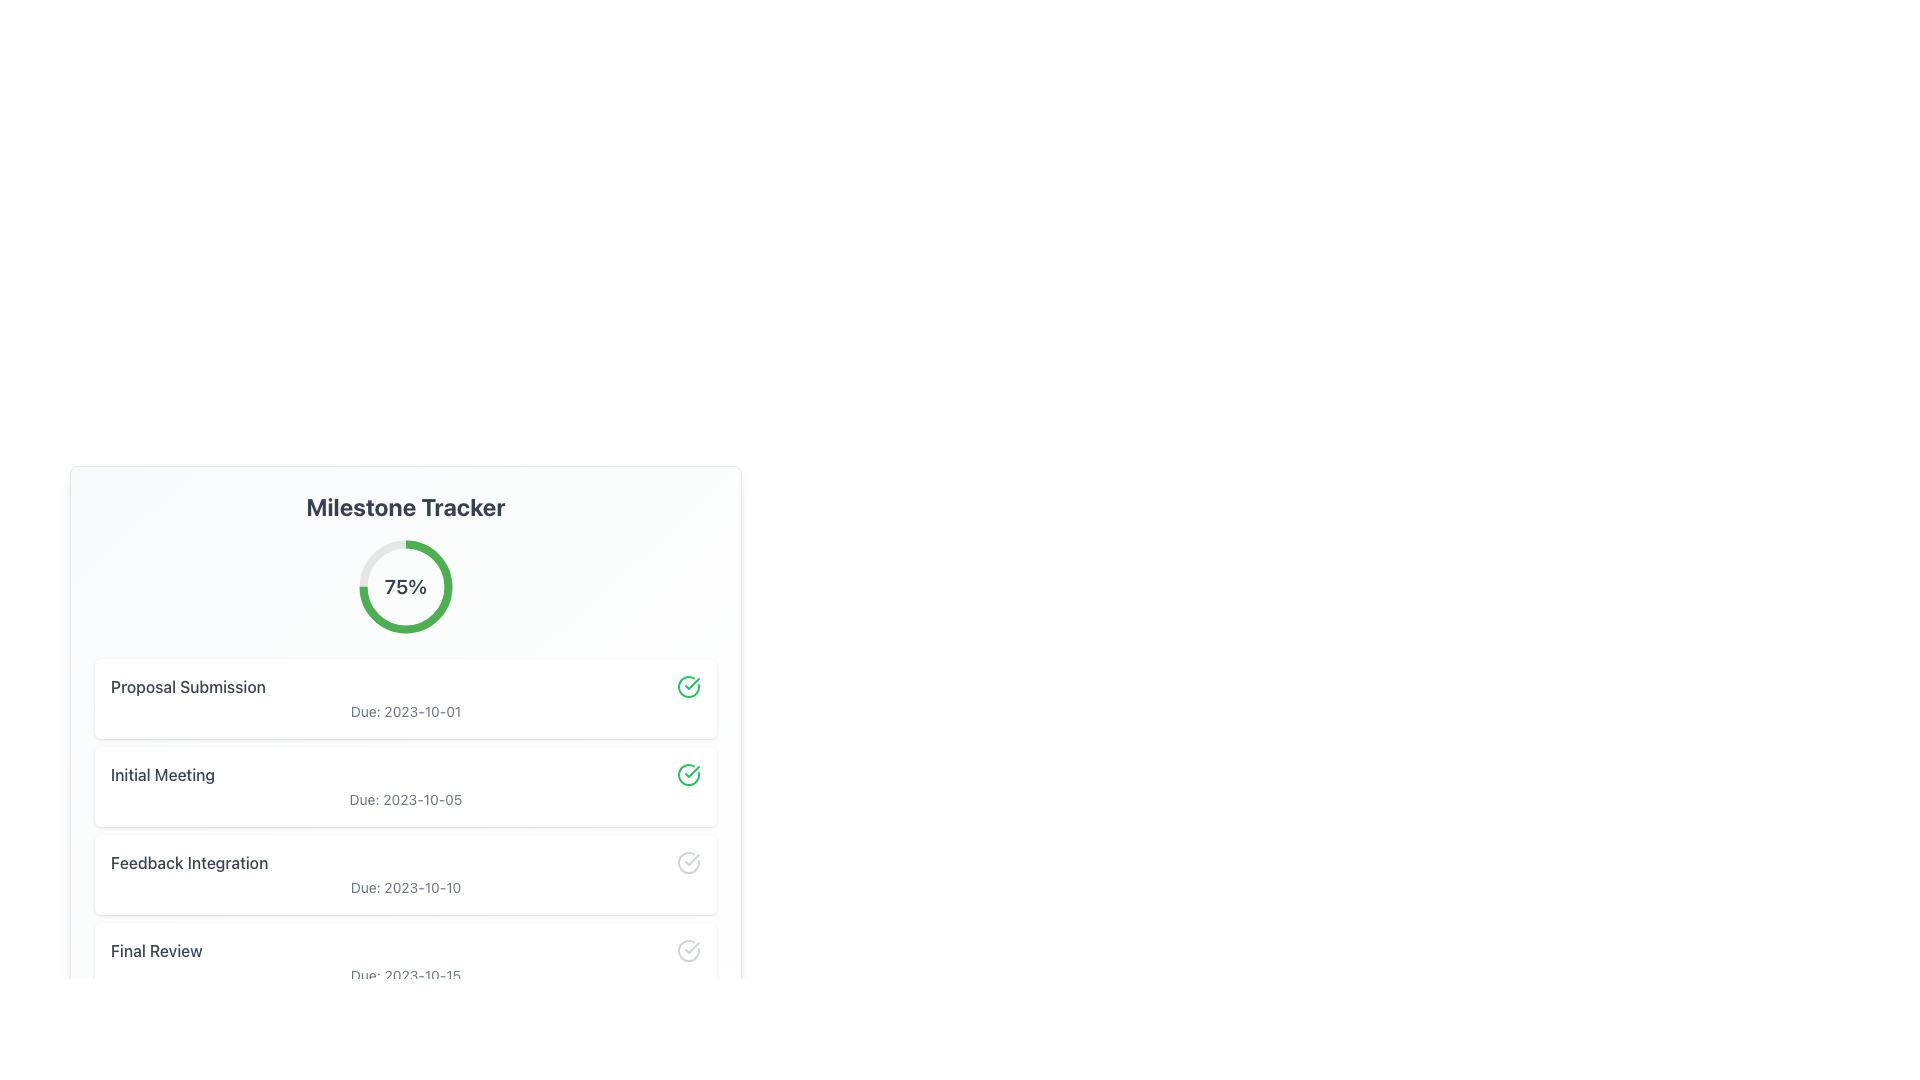 The height and width of the screenshot is (1080, 1920). Describe the element at coordinates (689, 774) in the screenshot. I see `the status of the circular checkmark icon that signifies the completion of the 'Initial Meeting' milestone, located in the top-right corner of the 'Initial Meeting' row` at that location.